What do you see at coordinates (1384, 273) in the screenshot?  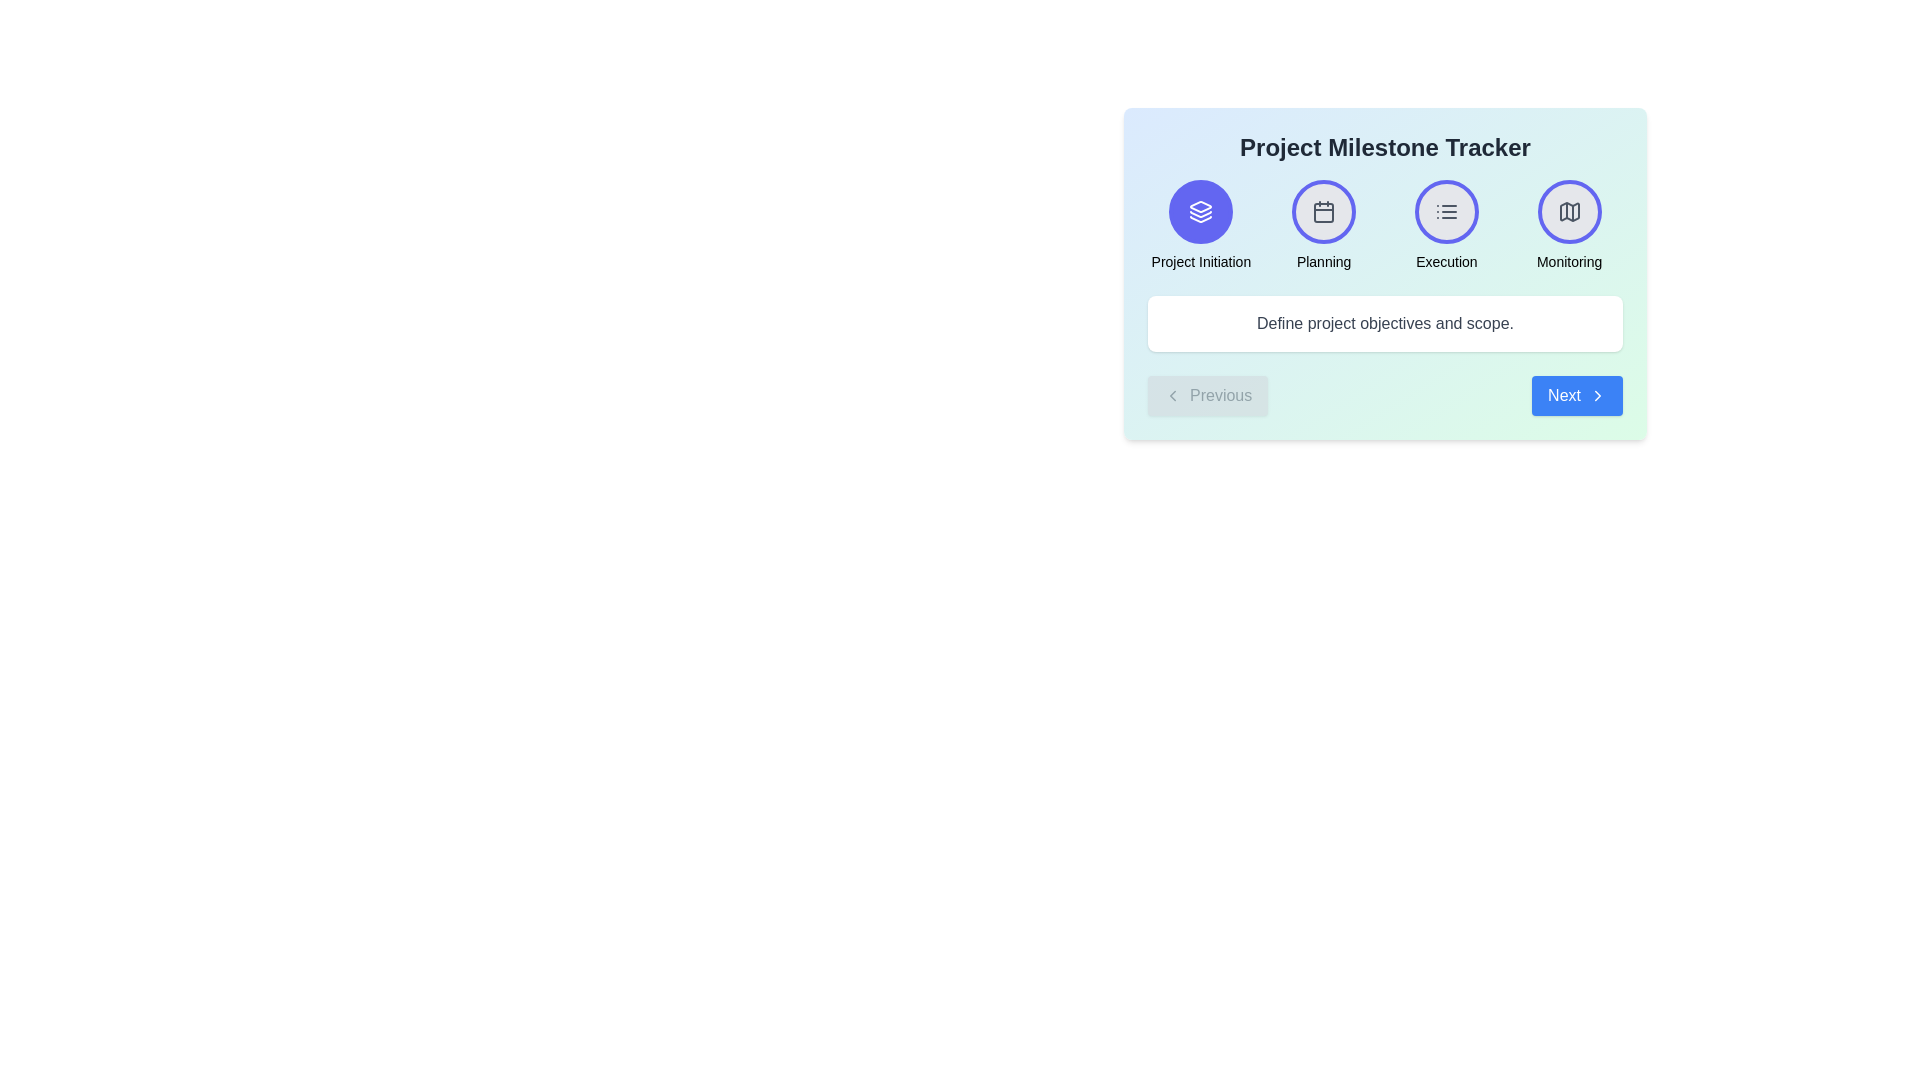 I see `the navigation buttons on the informational dashboard to navigate between project phases` at bounding box center [1384, 273].